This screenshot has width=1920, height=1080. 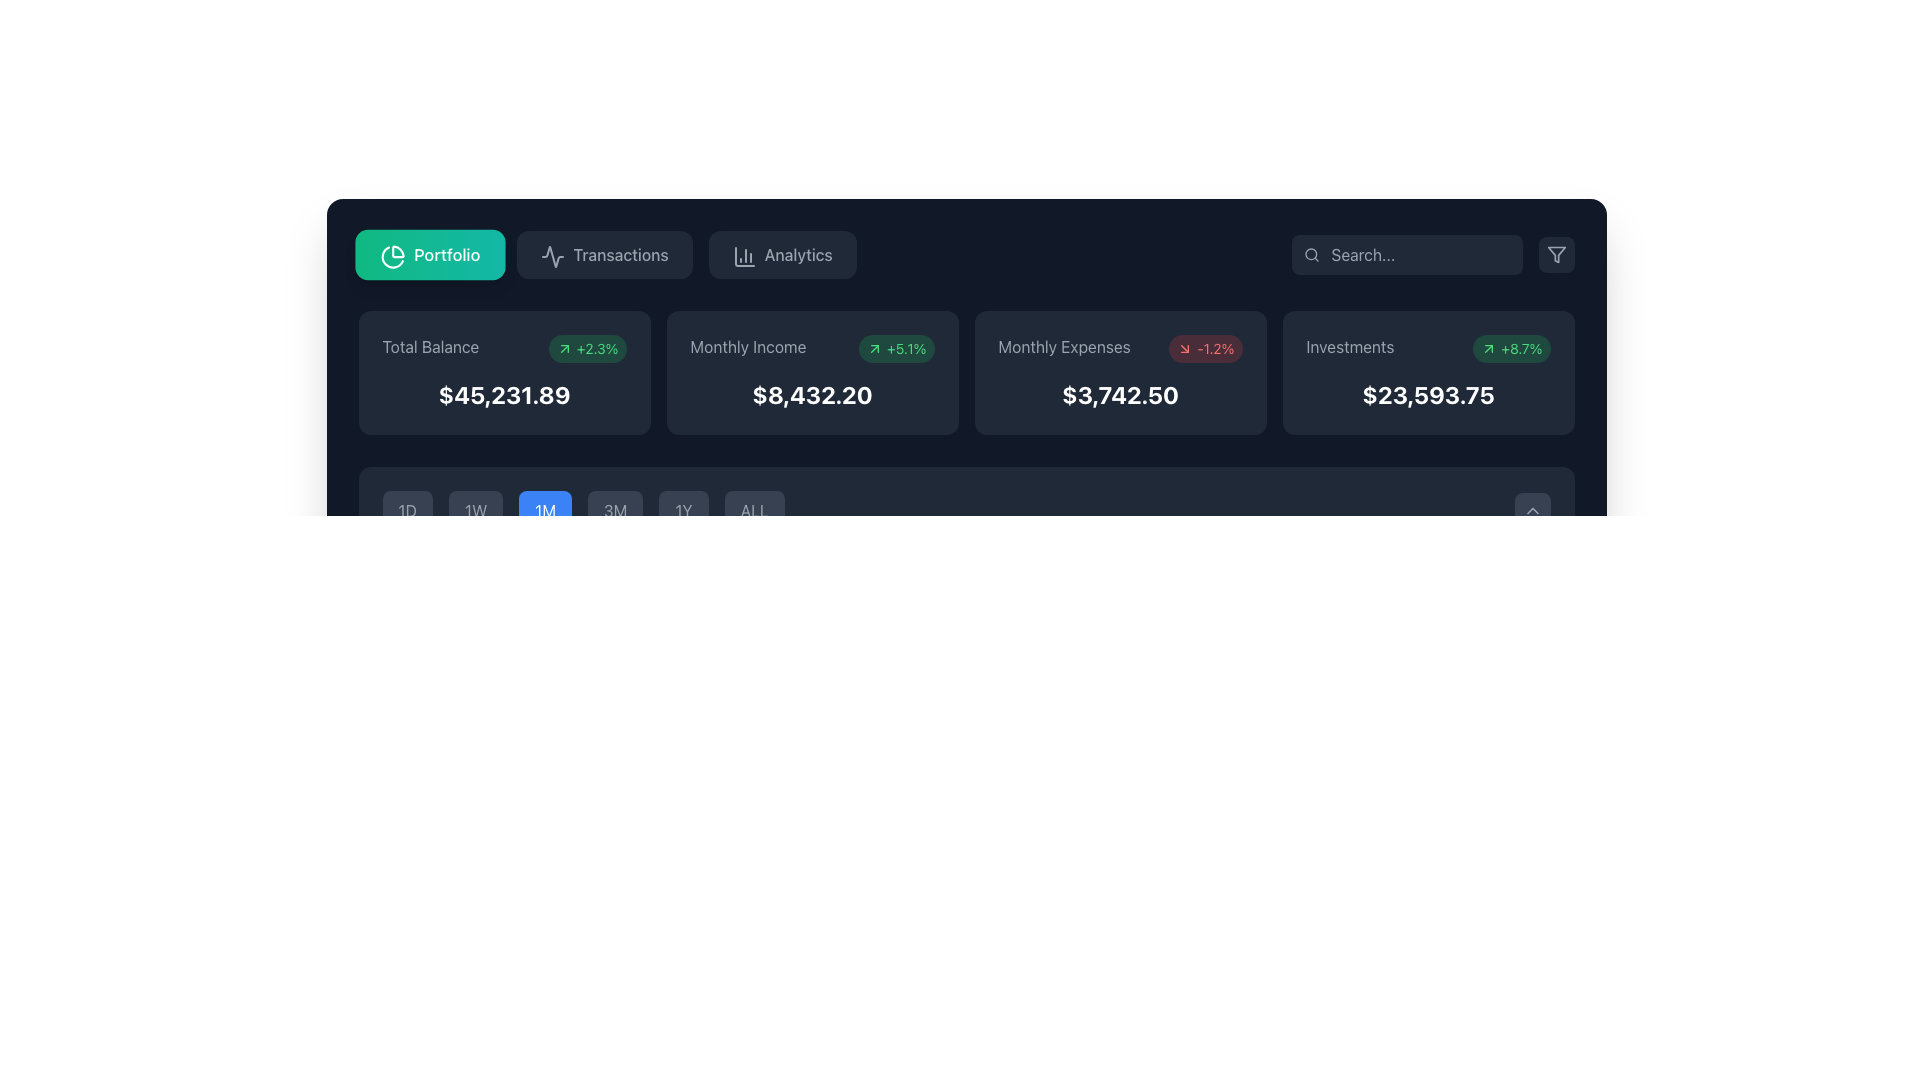 What do you see at coordinates (743, 256) in the screenshot?
I see `the bar chart icon located in the 'Analytics' section at the top bar of the interface` at bounding box center [743, 256].